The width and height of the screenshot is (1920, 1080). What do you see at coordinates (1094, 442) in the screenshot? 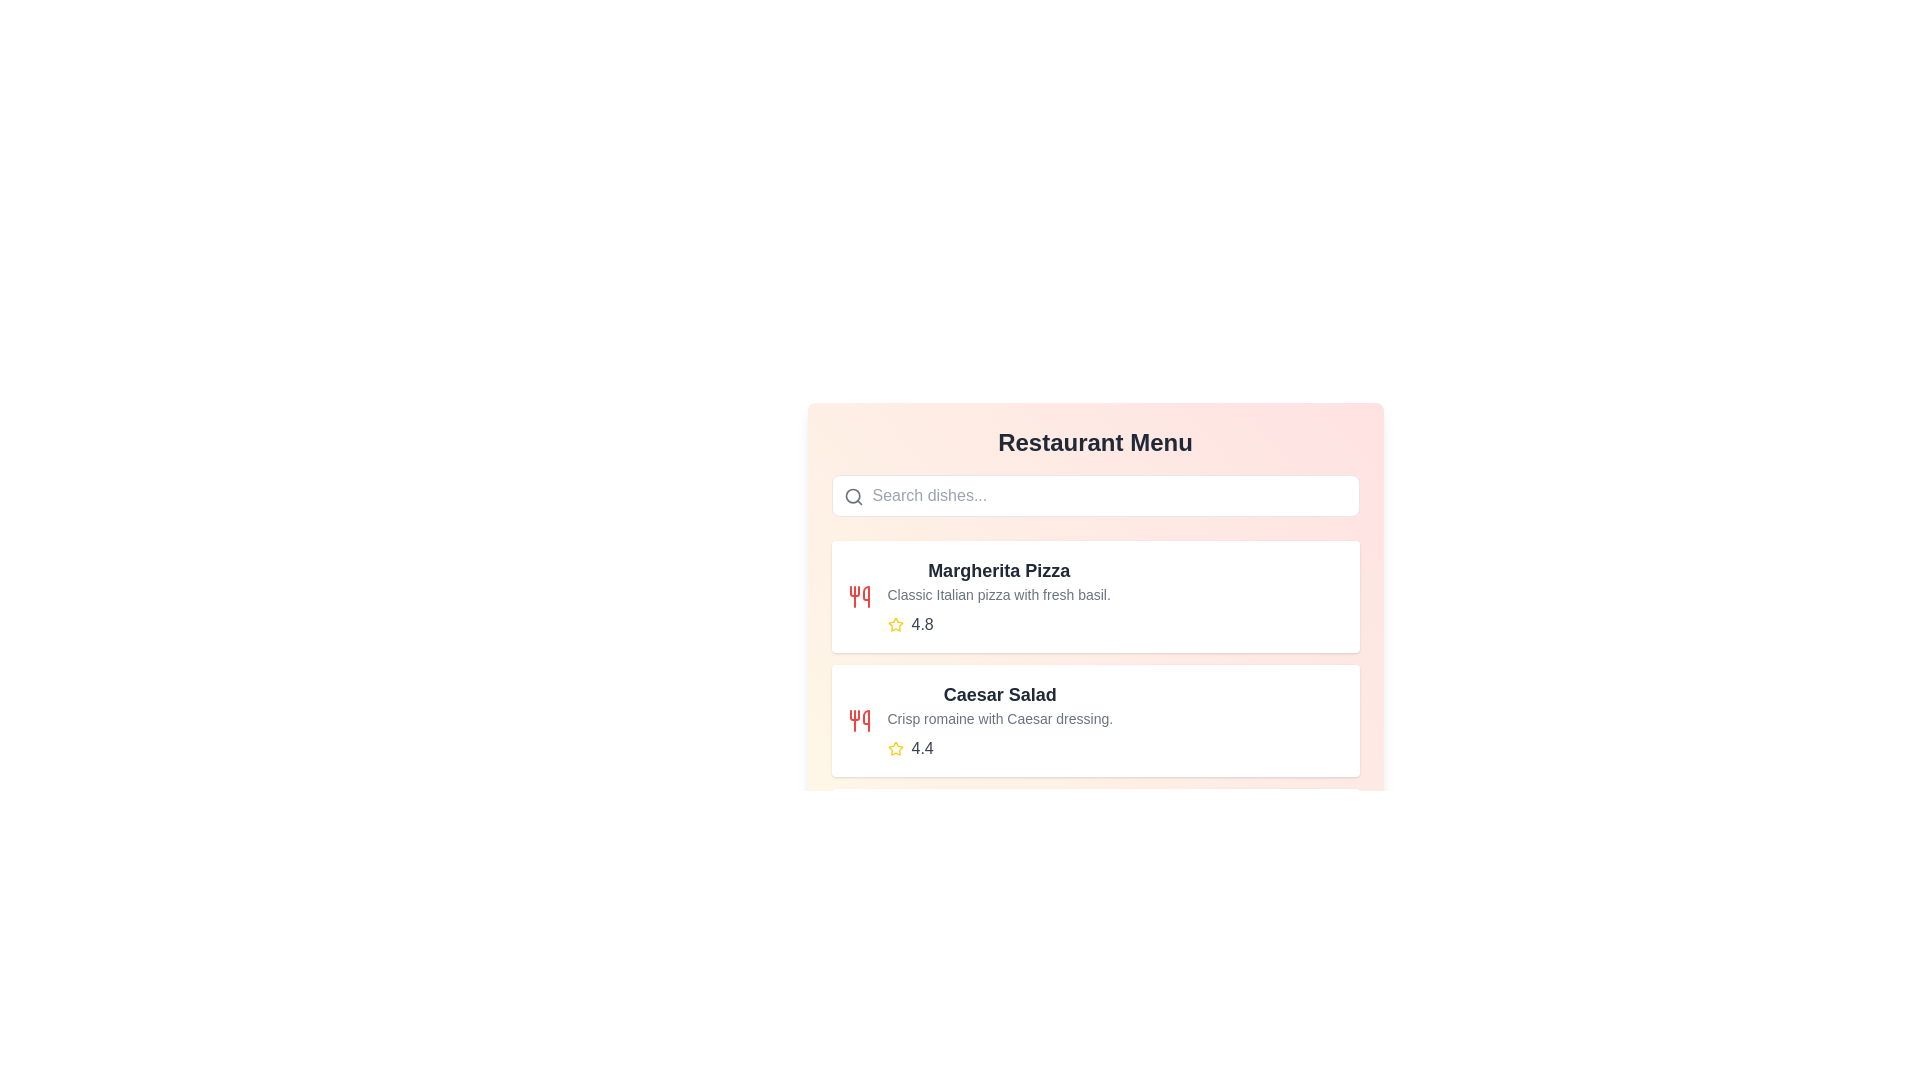
I see `the header text label at the center top of the menu card, which identifies the content of the section and is positioned above the search input field` at bounding box center [1094, 442].